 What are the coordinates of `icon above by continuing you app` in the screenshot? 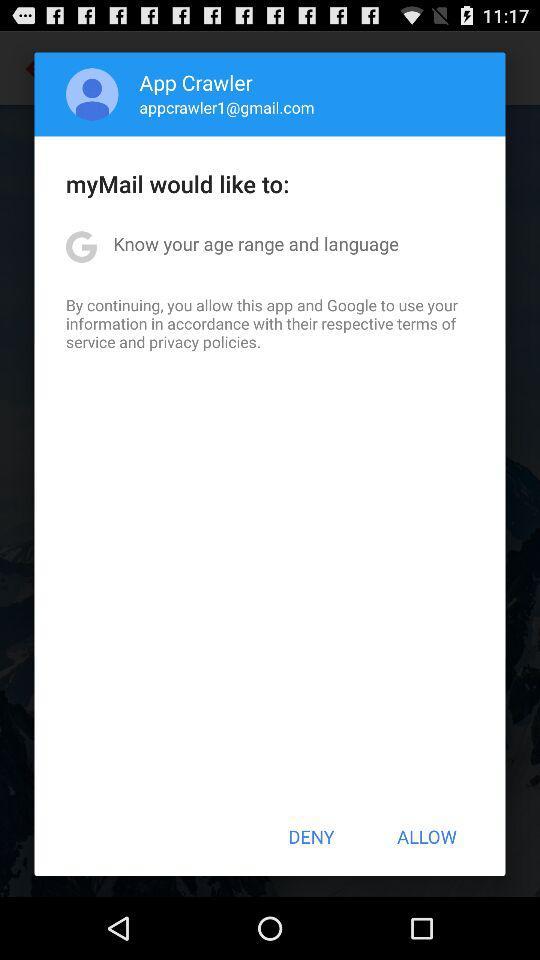 It's located at (256, 242).